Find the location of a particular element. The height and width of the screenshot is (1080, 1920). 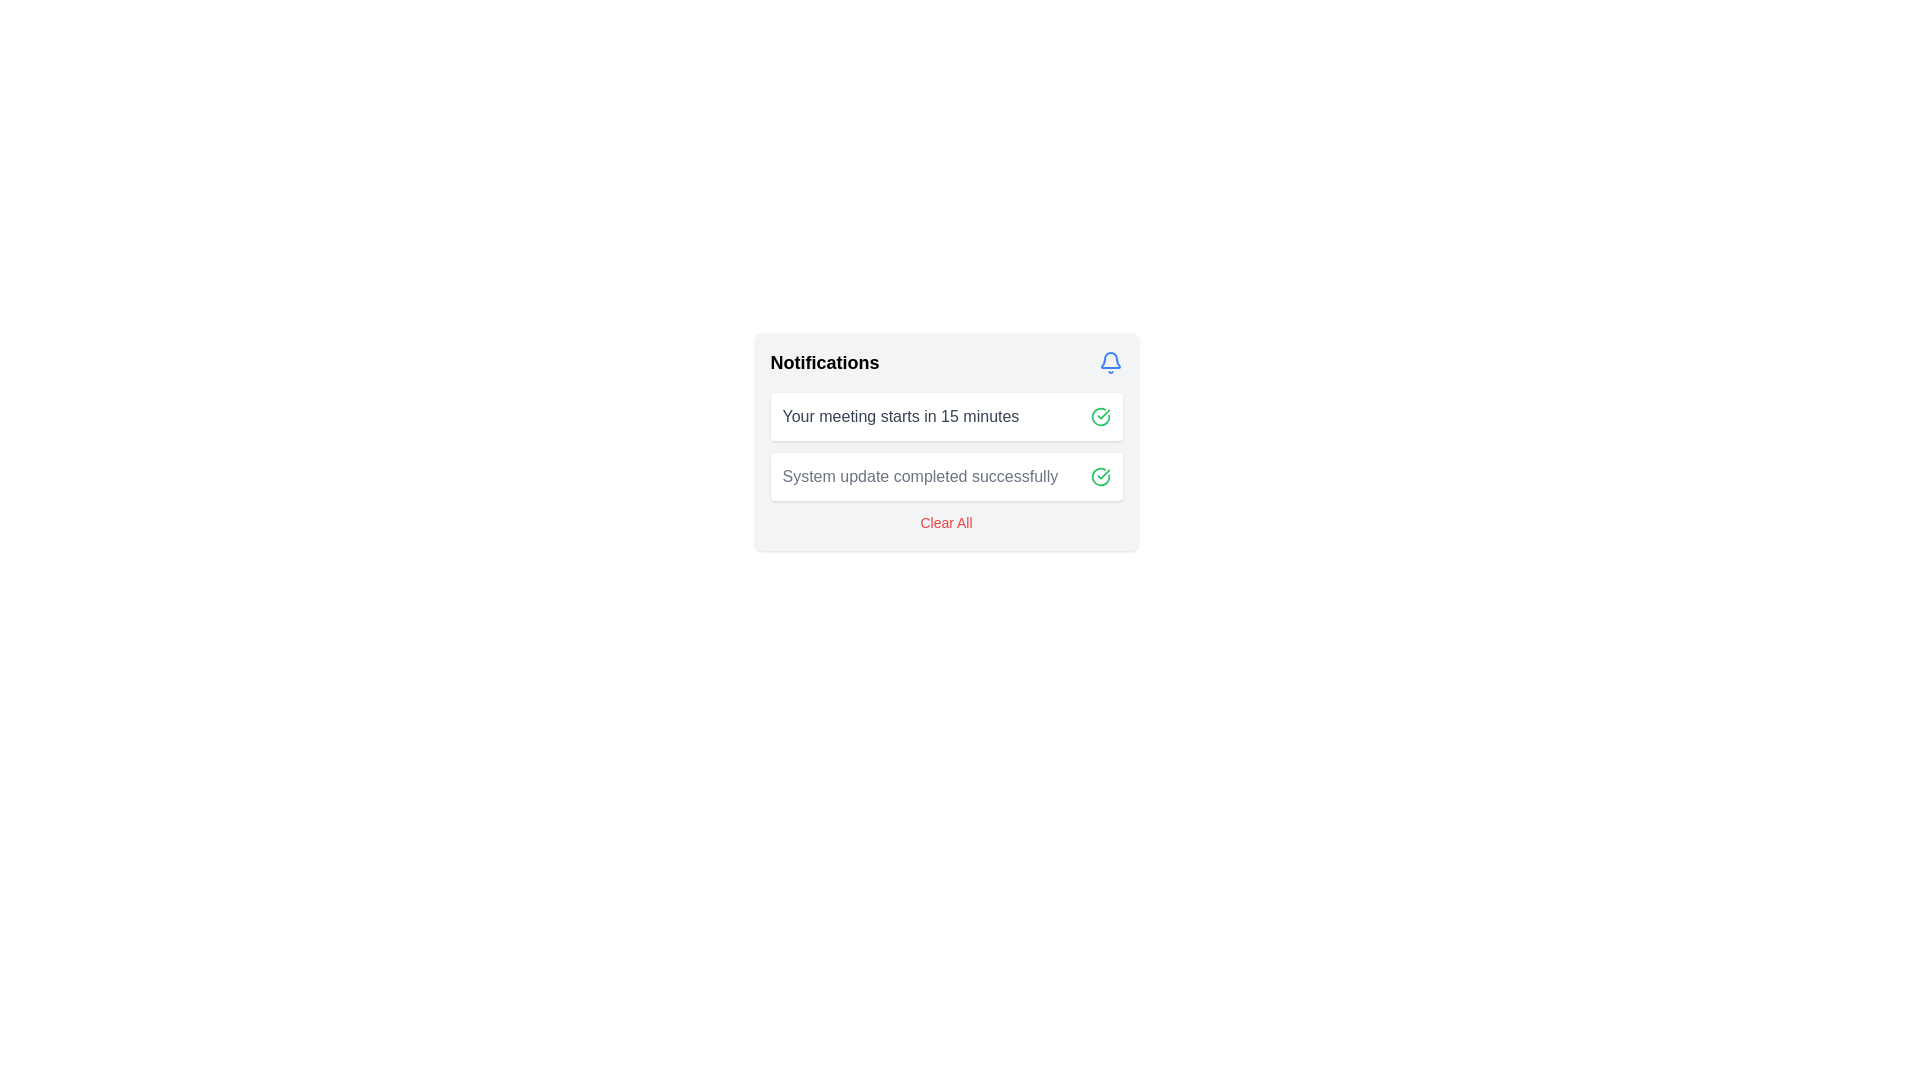

the green checkmark icon within the notification panel is located at coordinates (1099, 477).